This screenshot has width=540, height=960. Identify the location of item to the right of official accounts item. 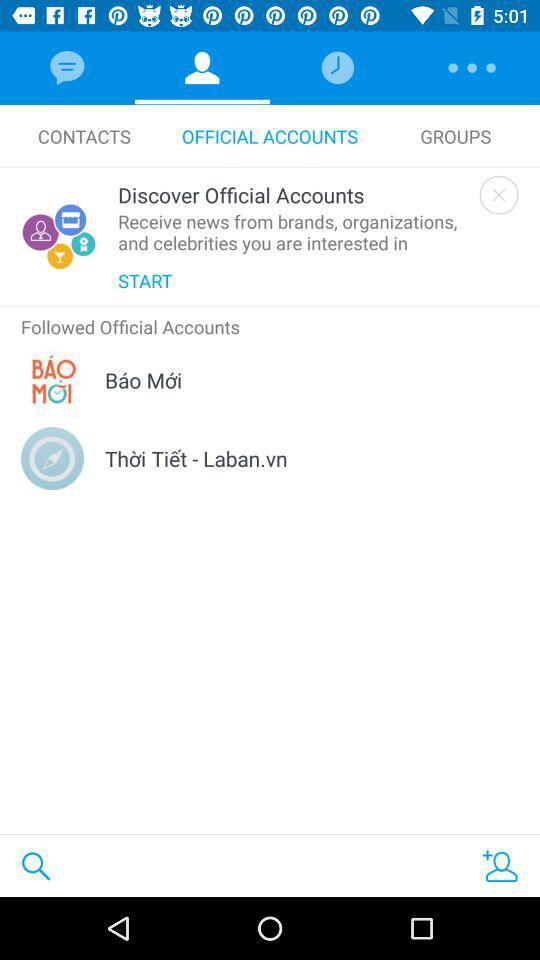
(455, 135).